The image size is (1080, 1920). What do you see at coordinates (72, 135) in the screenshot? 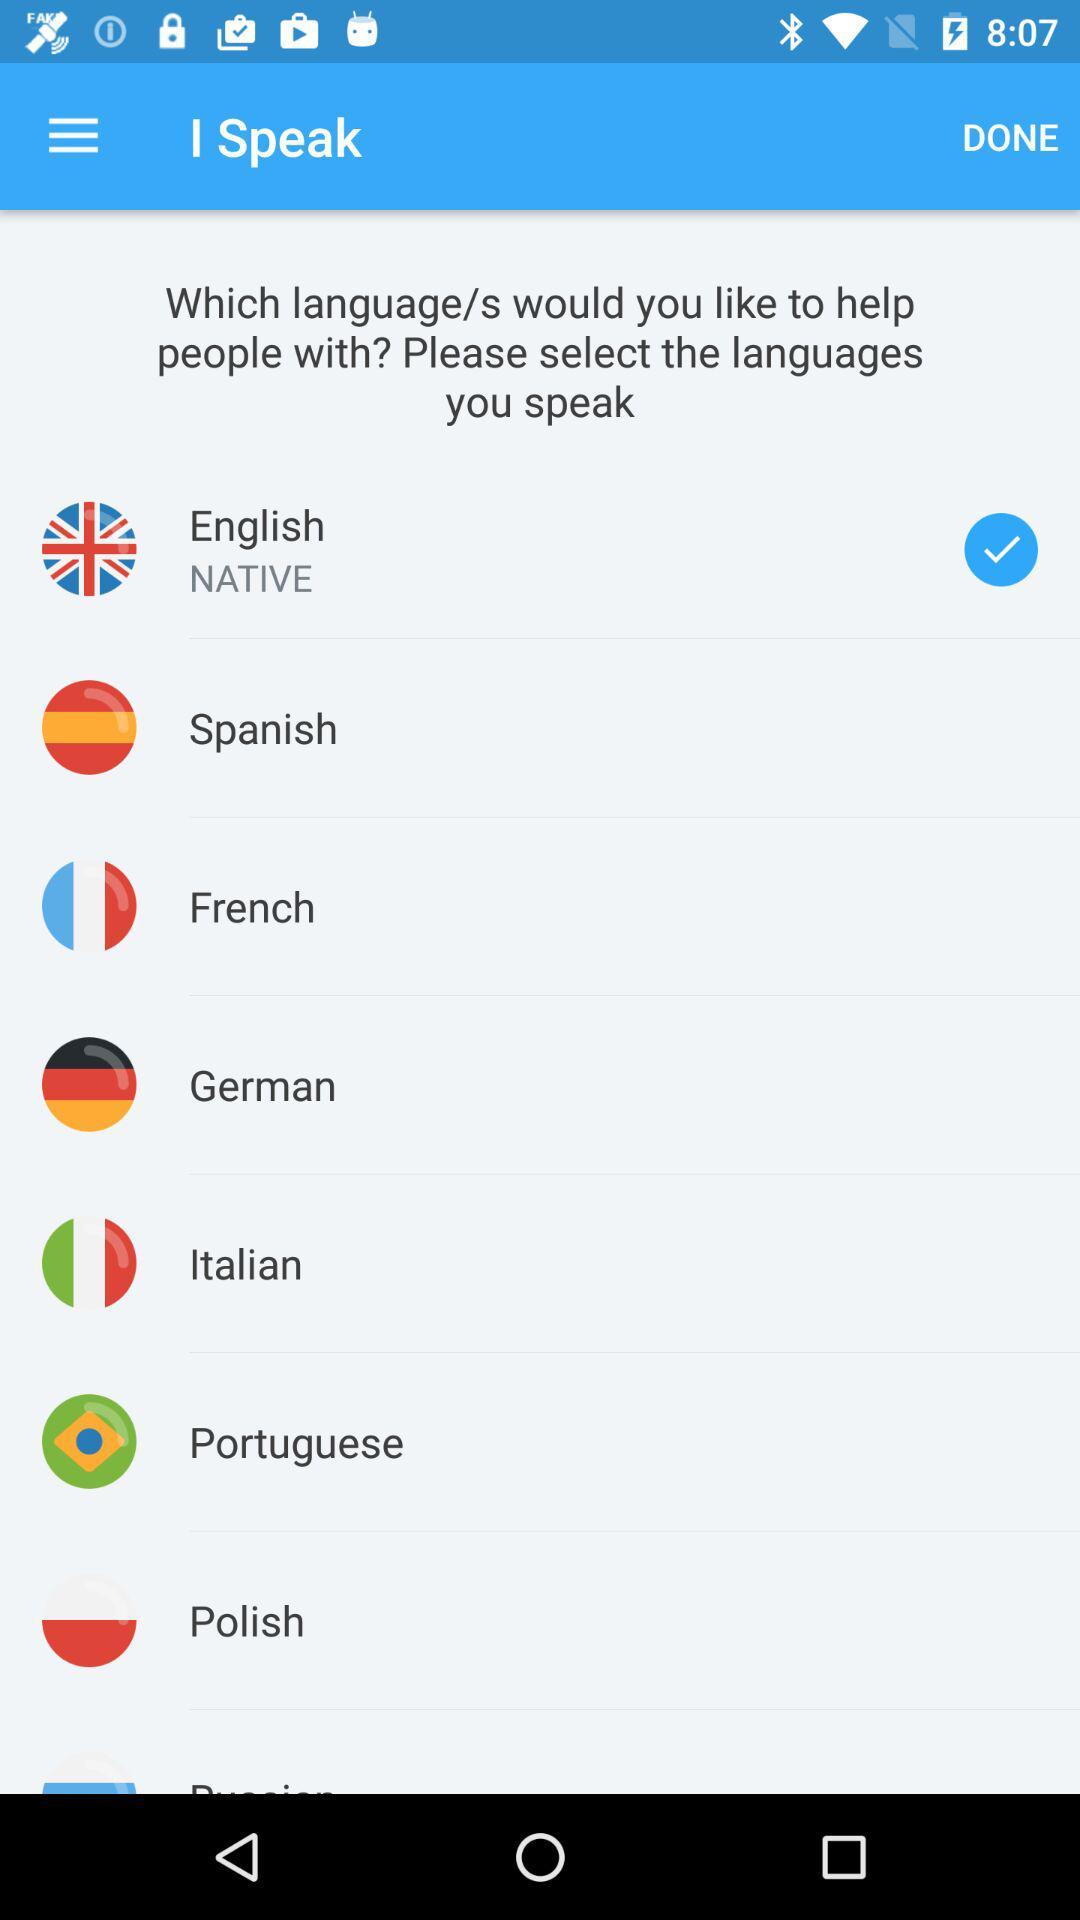
I see `the item to the left of the i speak` at bounding box center [72, 135].